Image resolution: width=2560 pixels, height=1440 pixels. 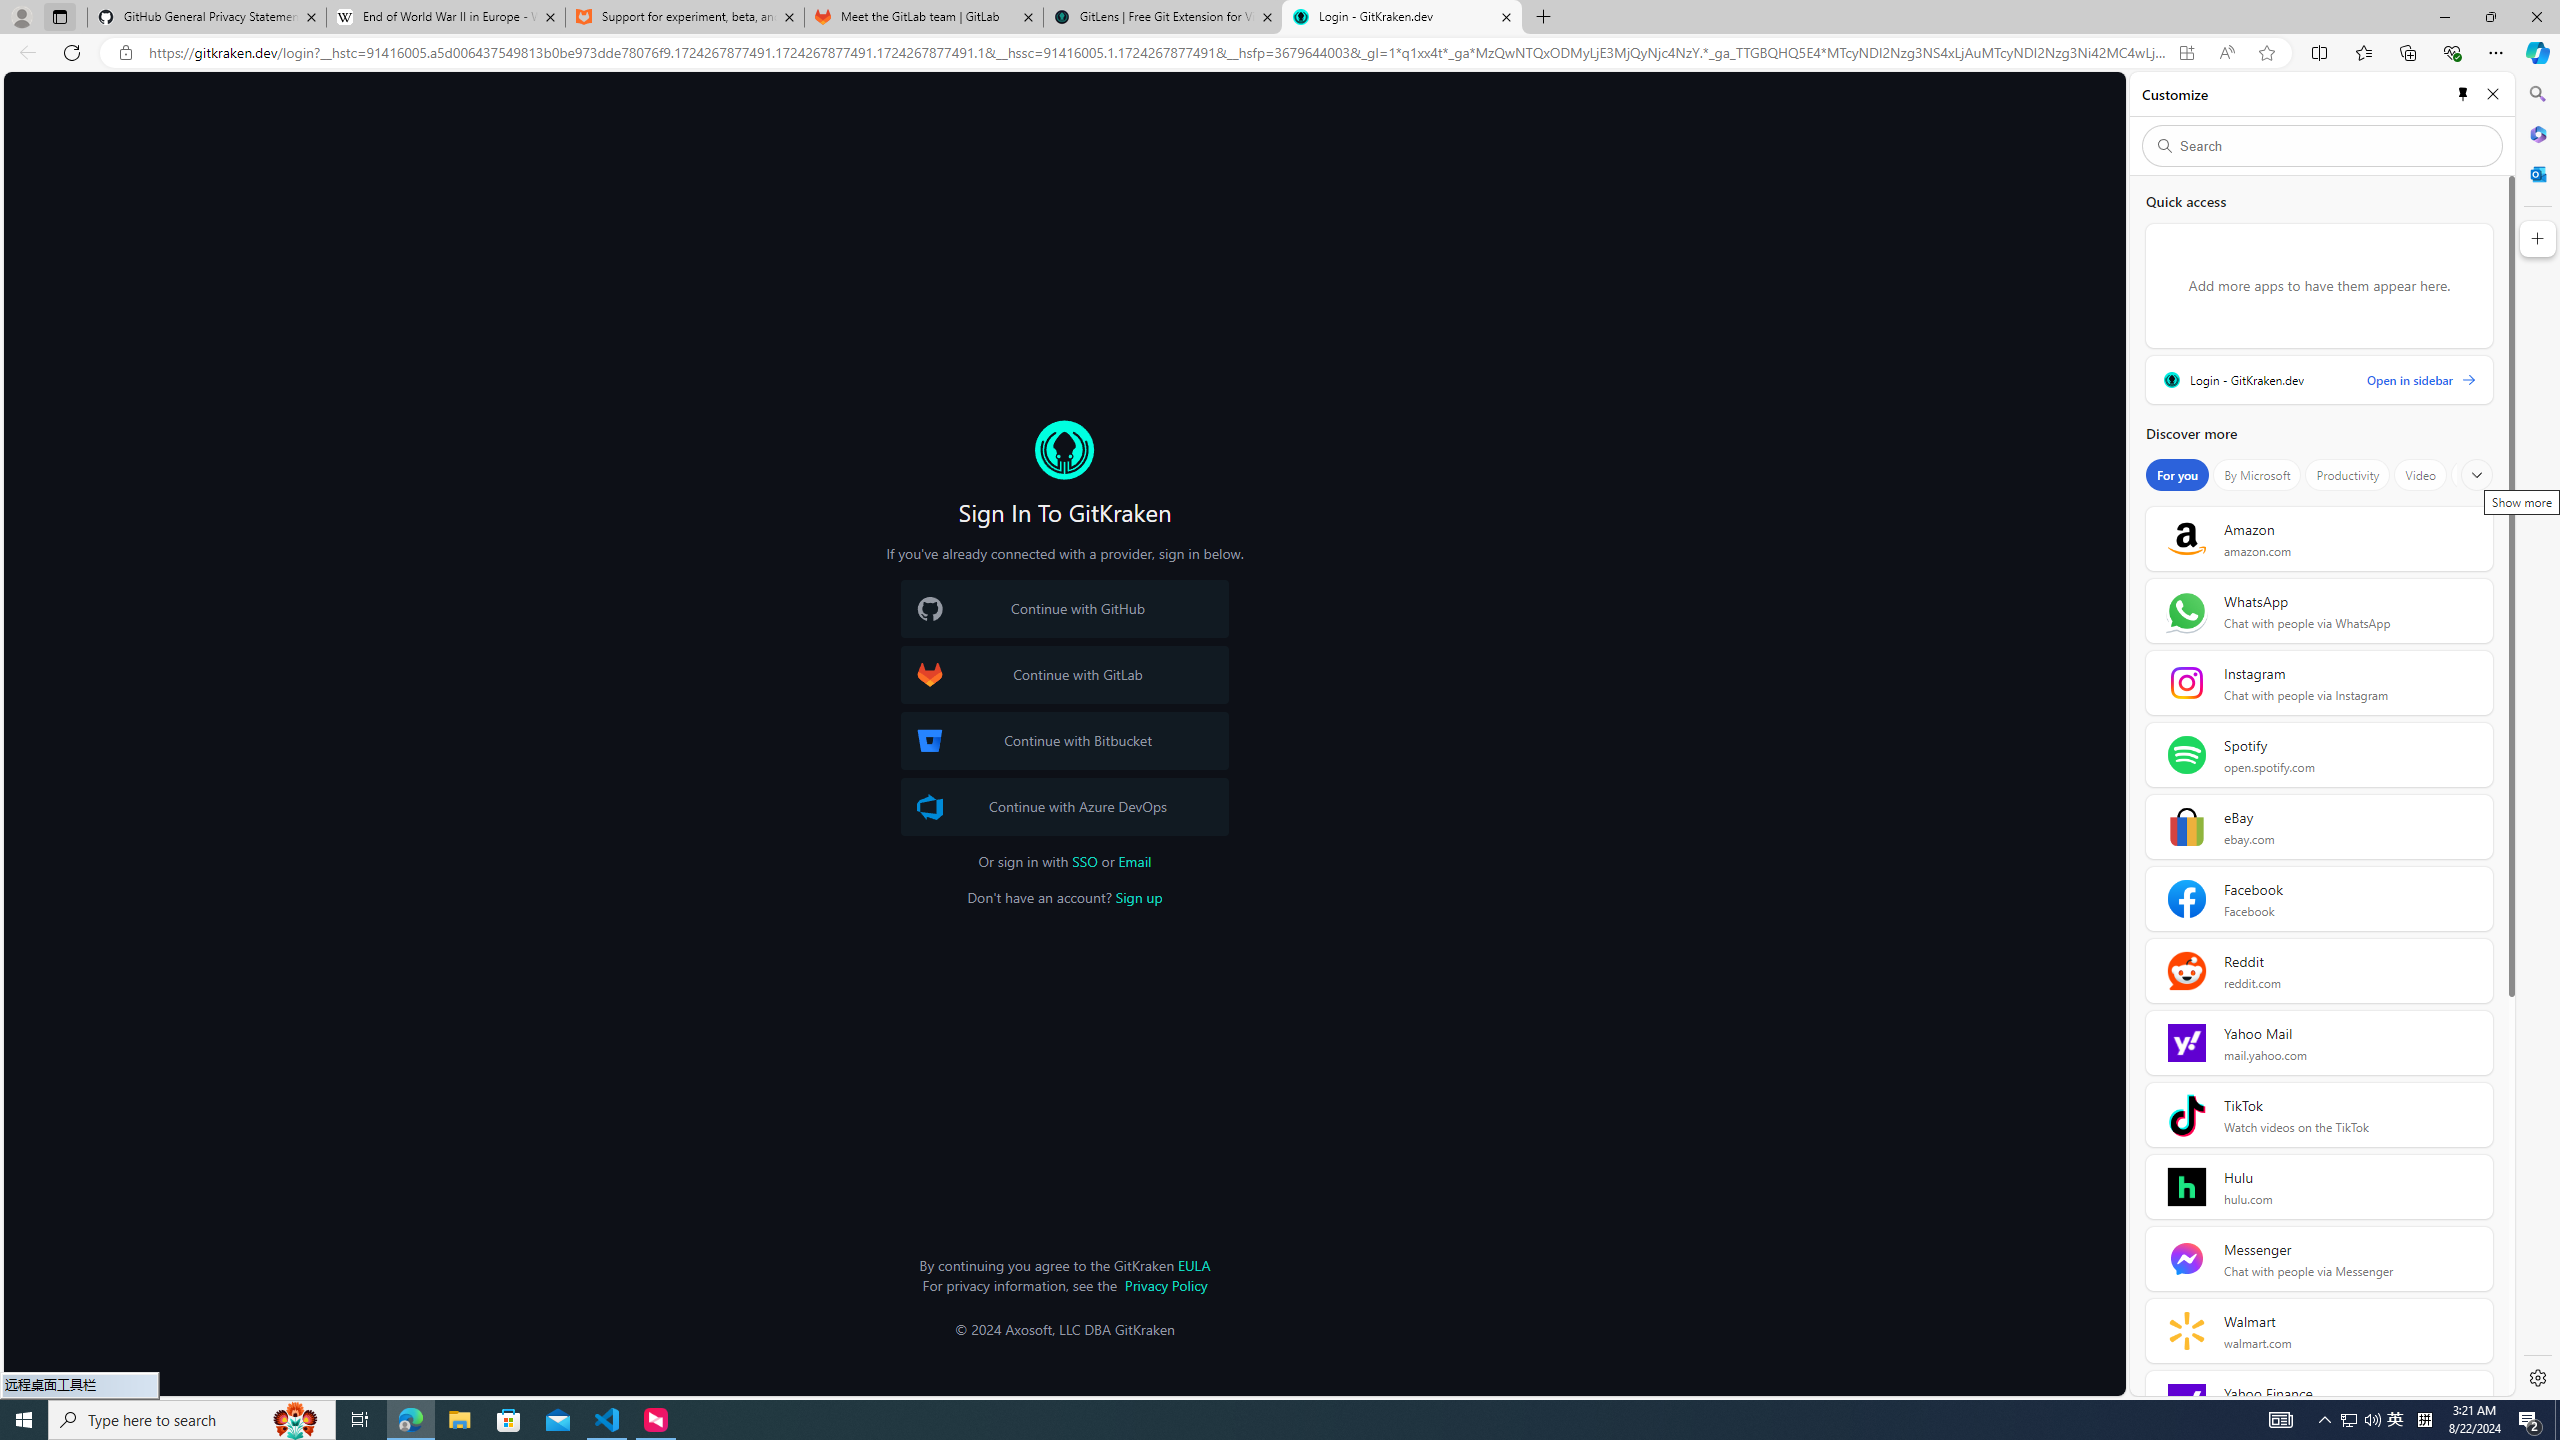 What do you see at coordinates (1063, 608) in the screenshot?
I see `'GitHub Logo Continue with GitHub'` at bounding box center [1063, 608].